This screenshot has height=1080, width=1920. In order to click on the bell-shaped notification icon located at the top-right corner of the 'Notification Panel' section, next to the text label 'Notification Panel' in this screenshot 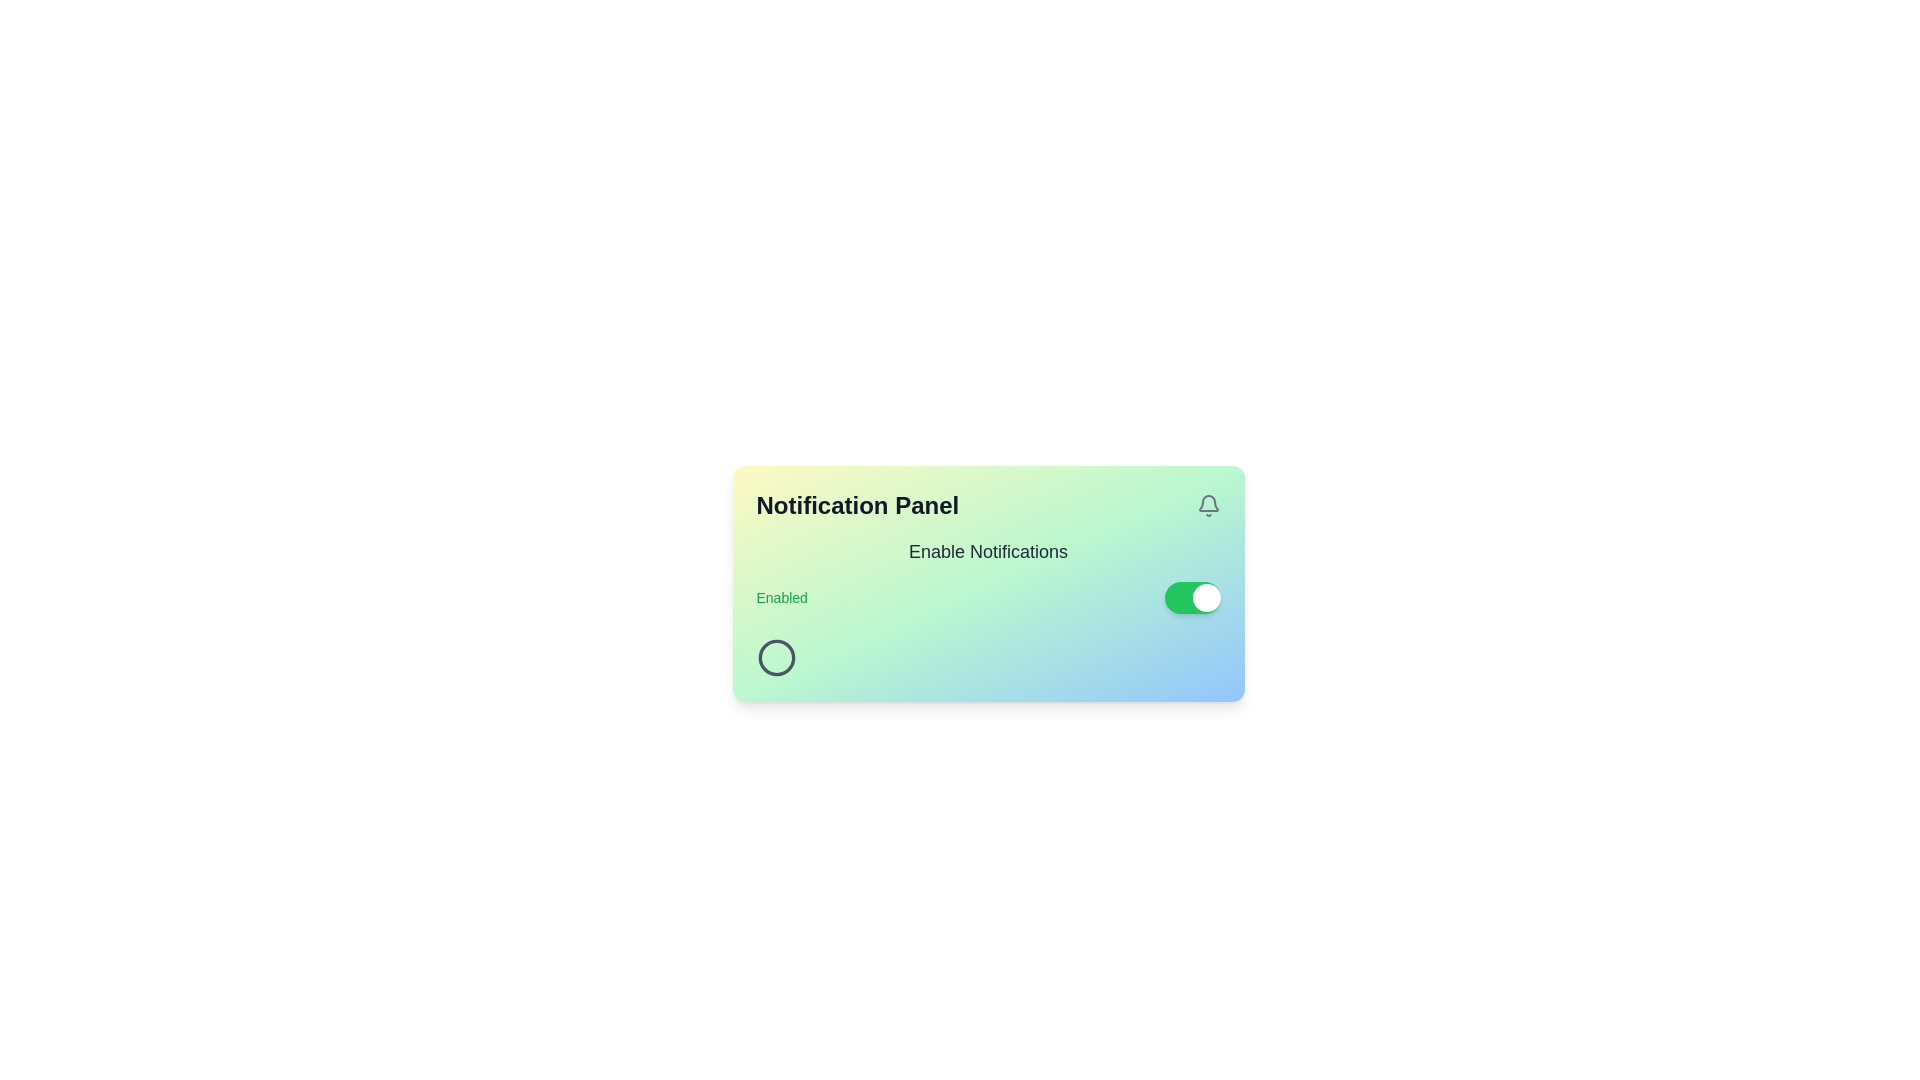, I will do `click(1207, 504)`.